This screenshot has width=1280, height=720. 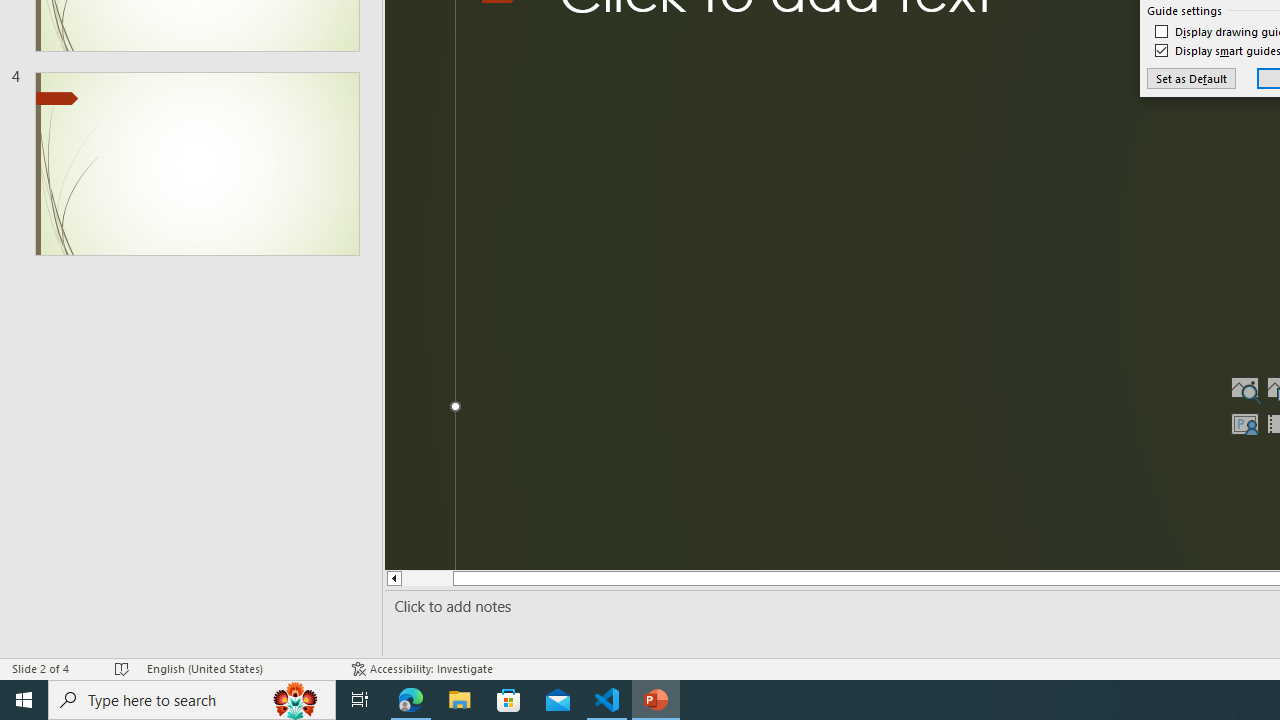 I want to click on 'Stock Images', so click(x=1243, y=388).